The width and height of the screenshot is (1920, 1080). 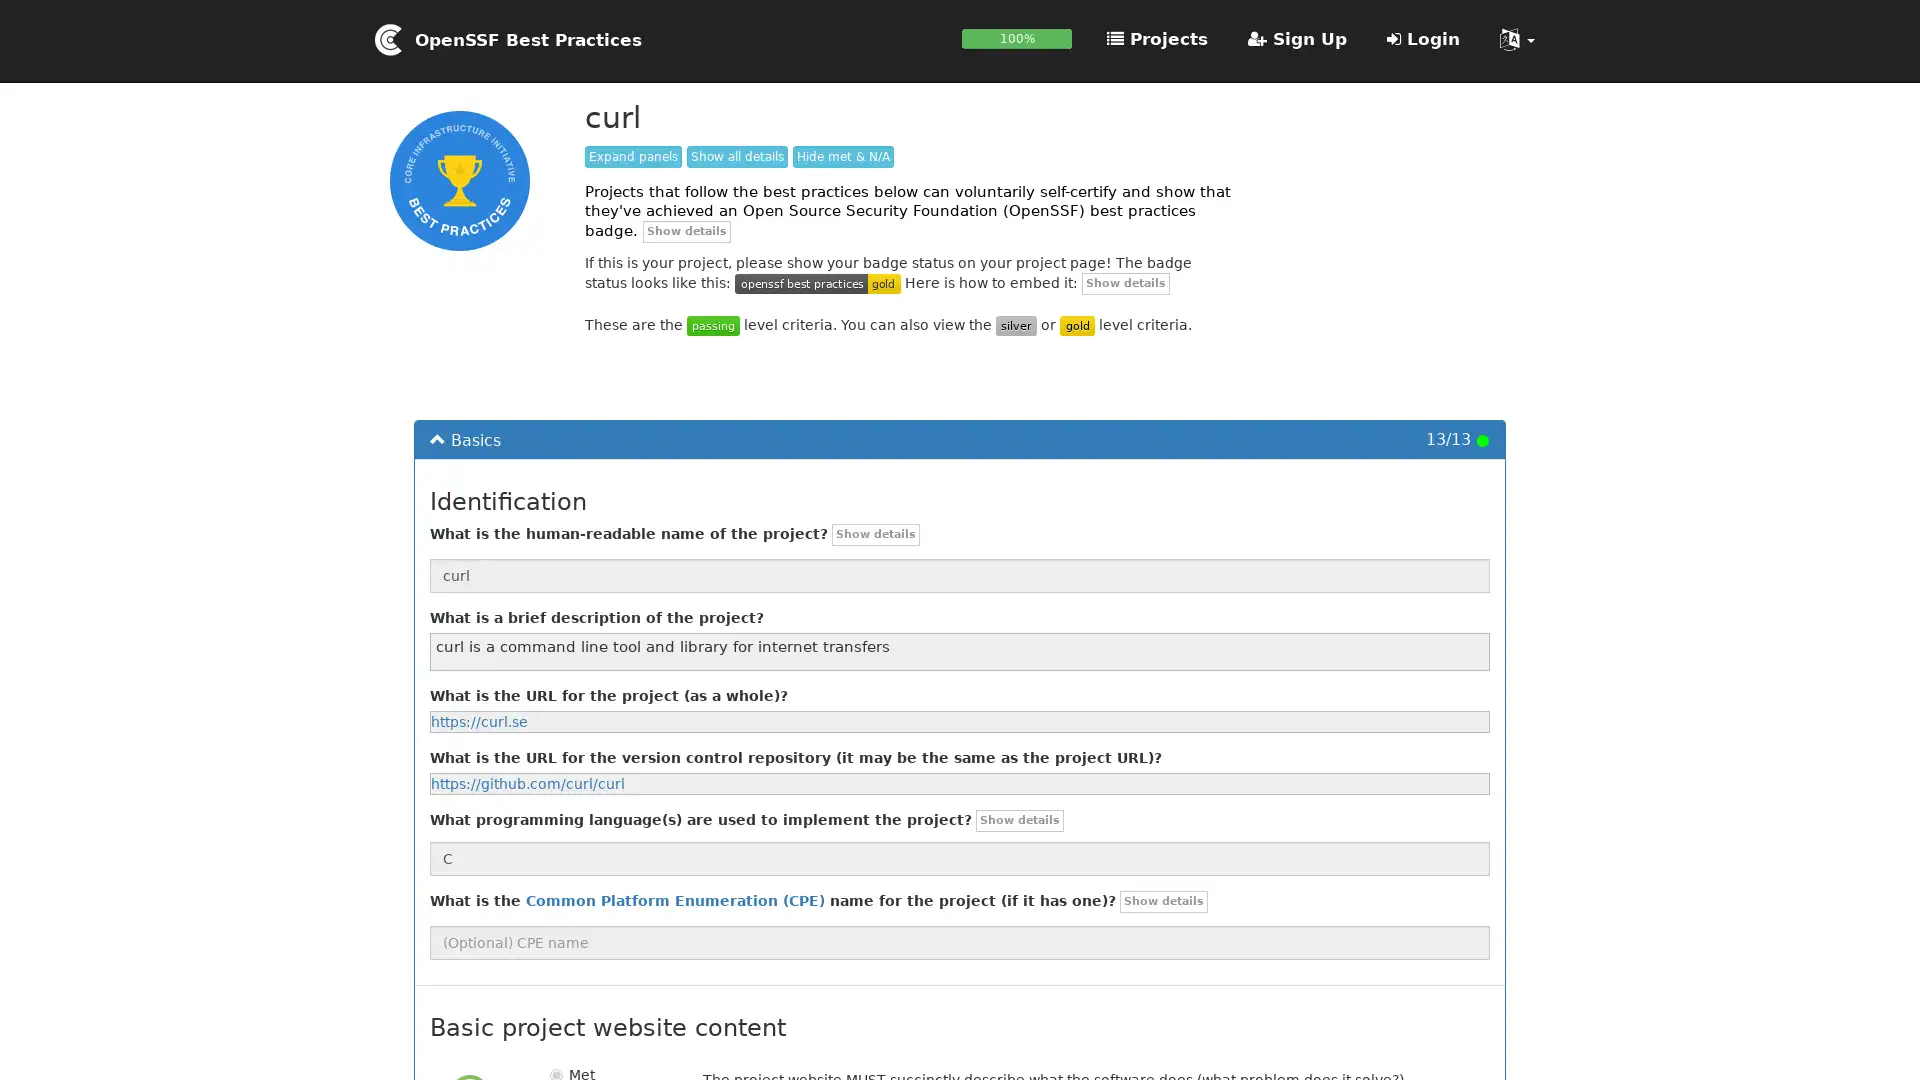 I want to click on Show details, so click(x=876, y=533).